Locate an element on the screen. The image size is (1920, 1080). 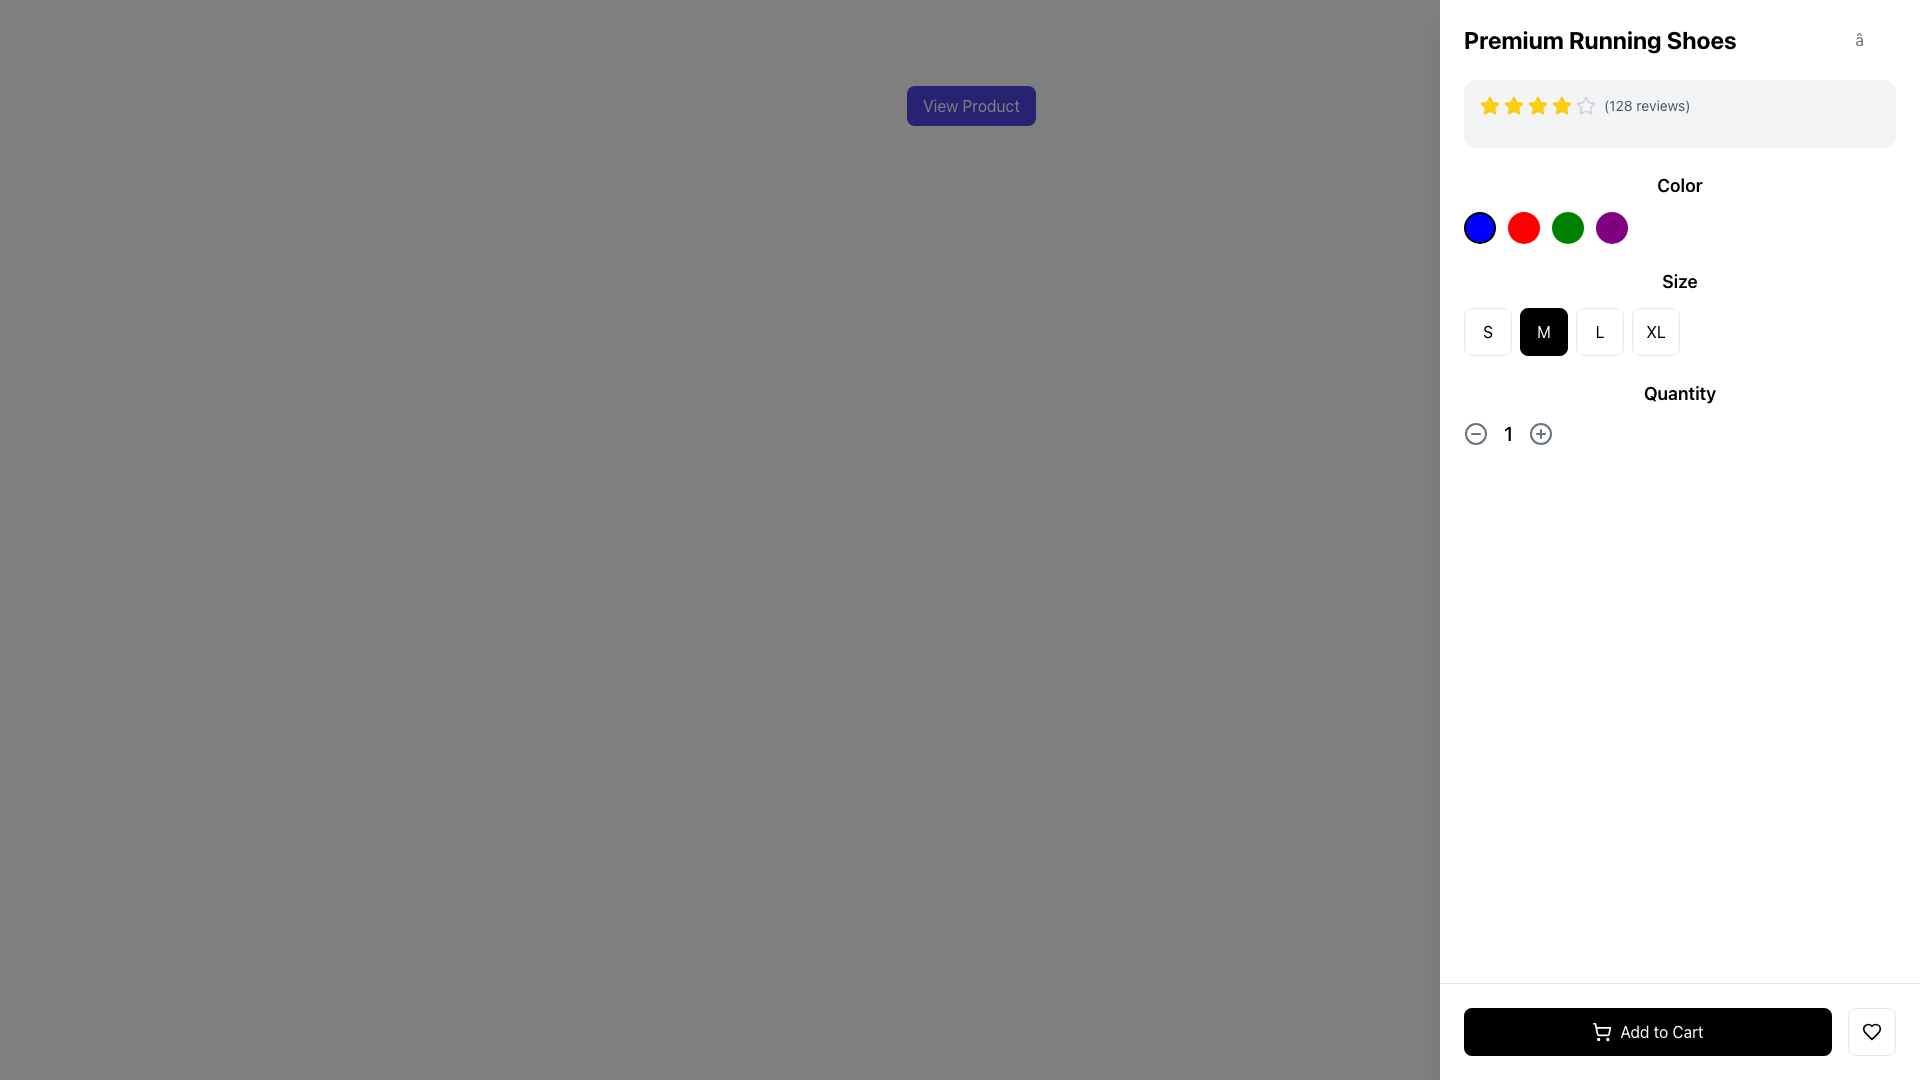
the second star-shaped icon with a yellow fill and a black border is located at coordinates (1535, 104).